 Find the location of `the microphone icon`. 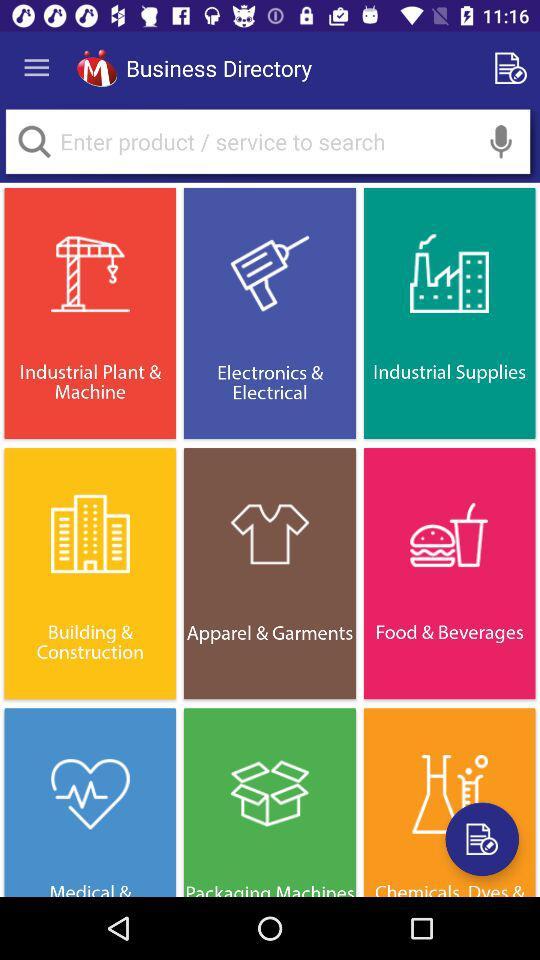

the microphone icon is located at coordinates (500, 140).